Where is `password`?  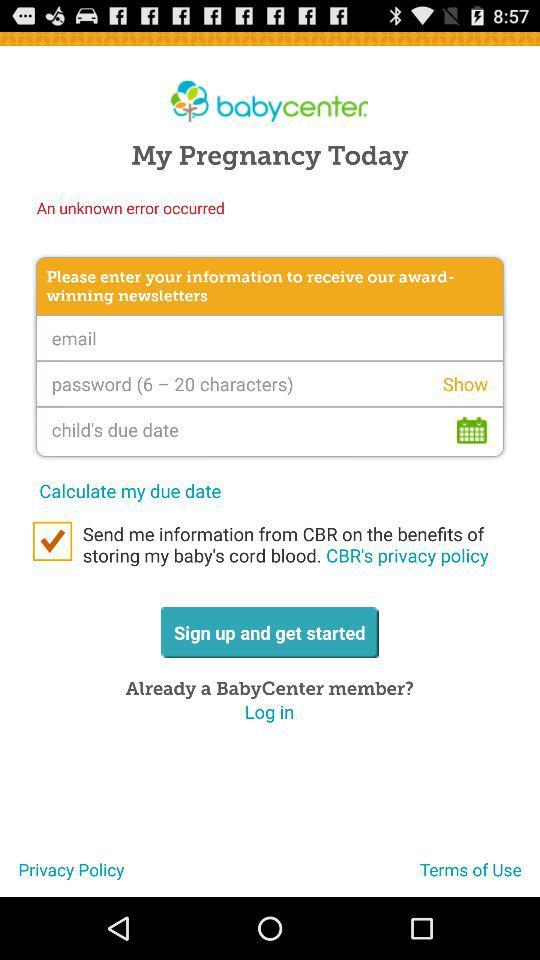 password is located at coordinates (270, 383).